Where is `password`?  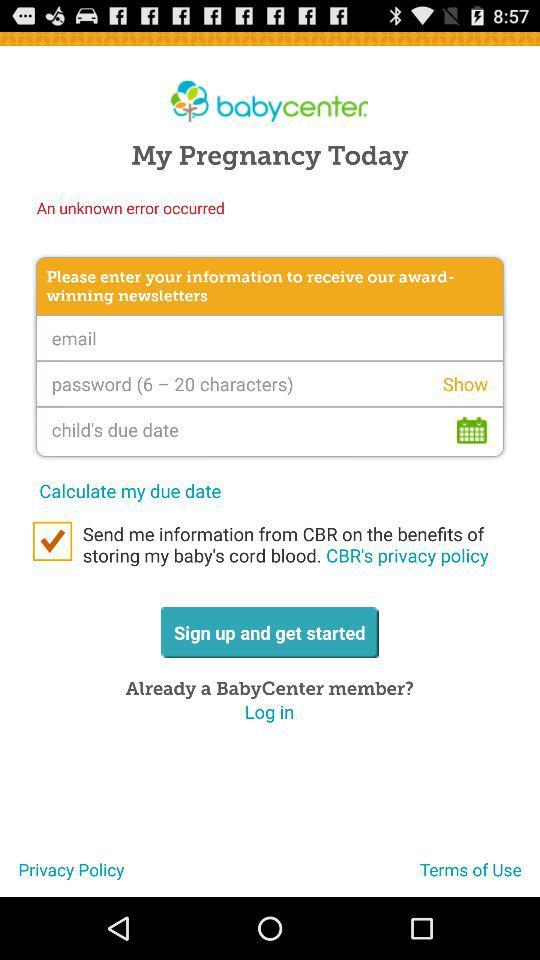 password is located at coordinates (270, 383).